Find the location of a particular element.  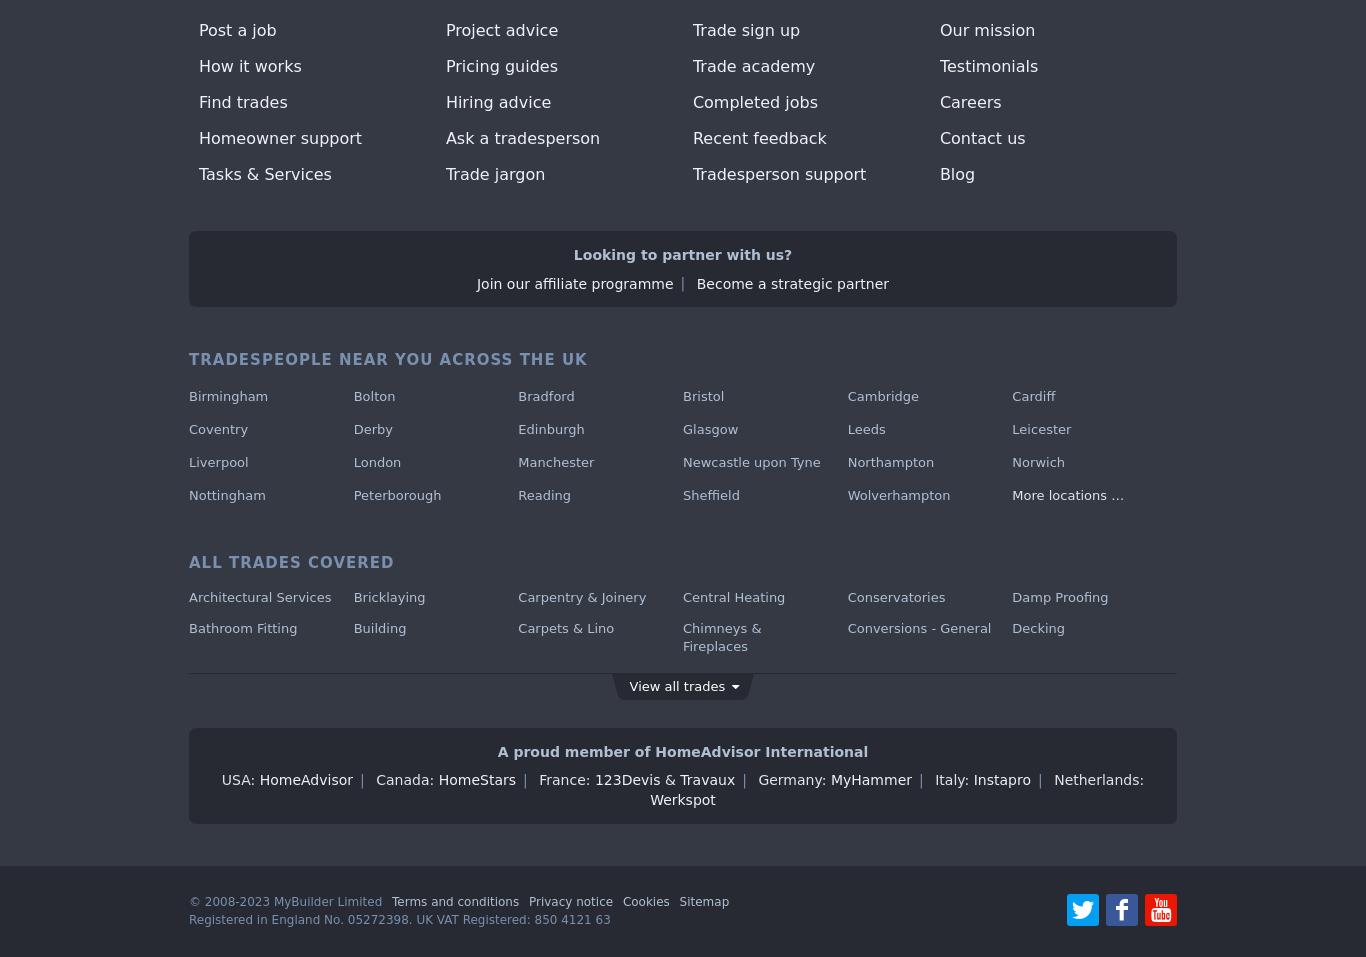

'Completed jobs' is located at coordinates (754, 102).